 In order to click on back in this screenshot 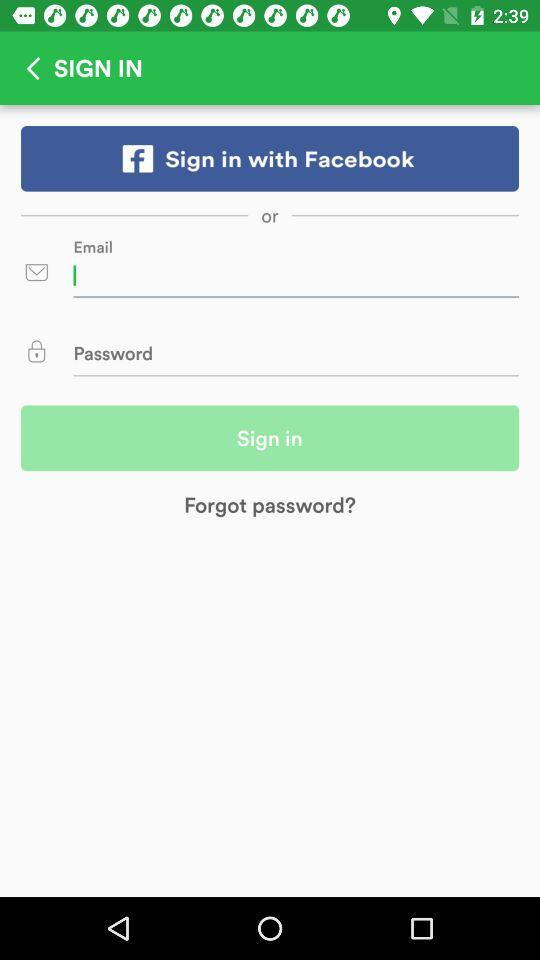, I will do `click(26, 68)`.